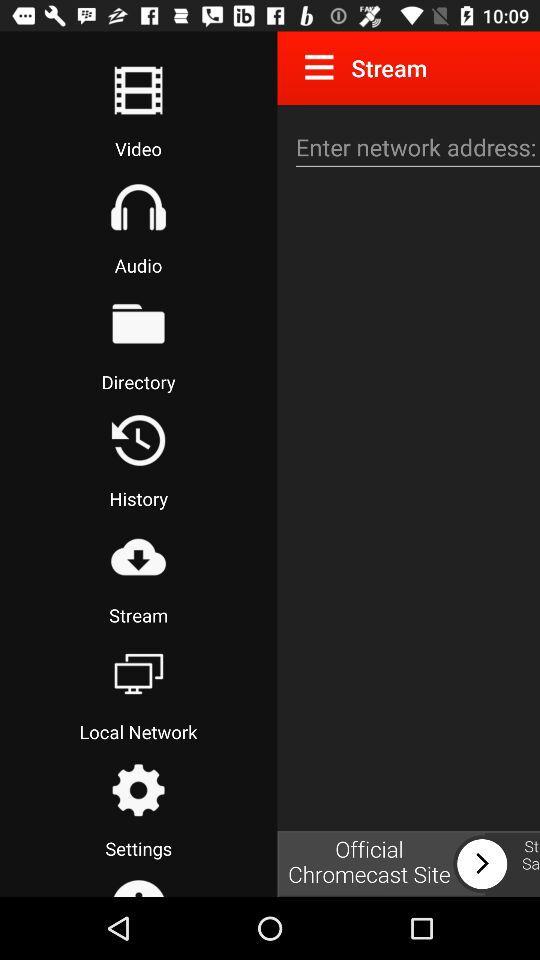 The height and width of the screenshot is (960, 540). Describe the element at coordinates (137, 440) in the screenshot. I see `history button` at that location.